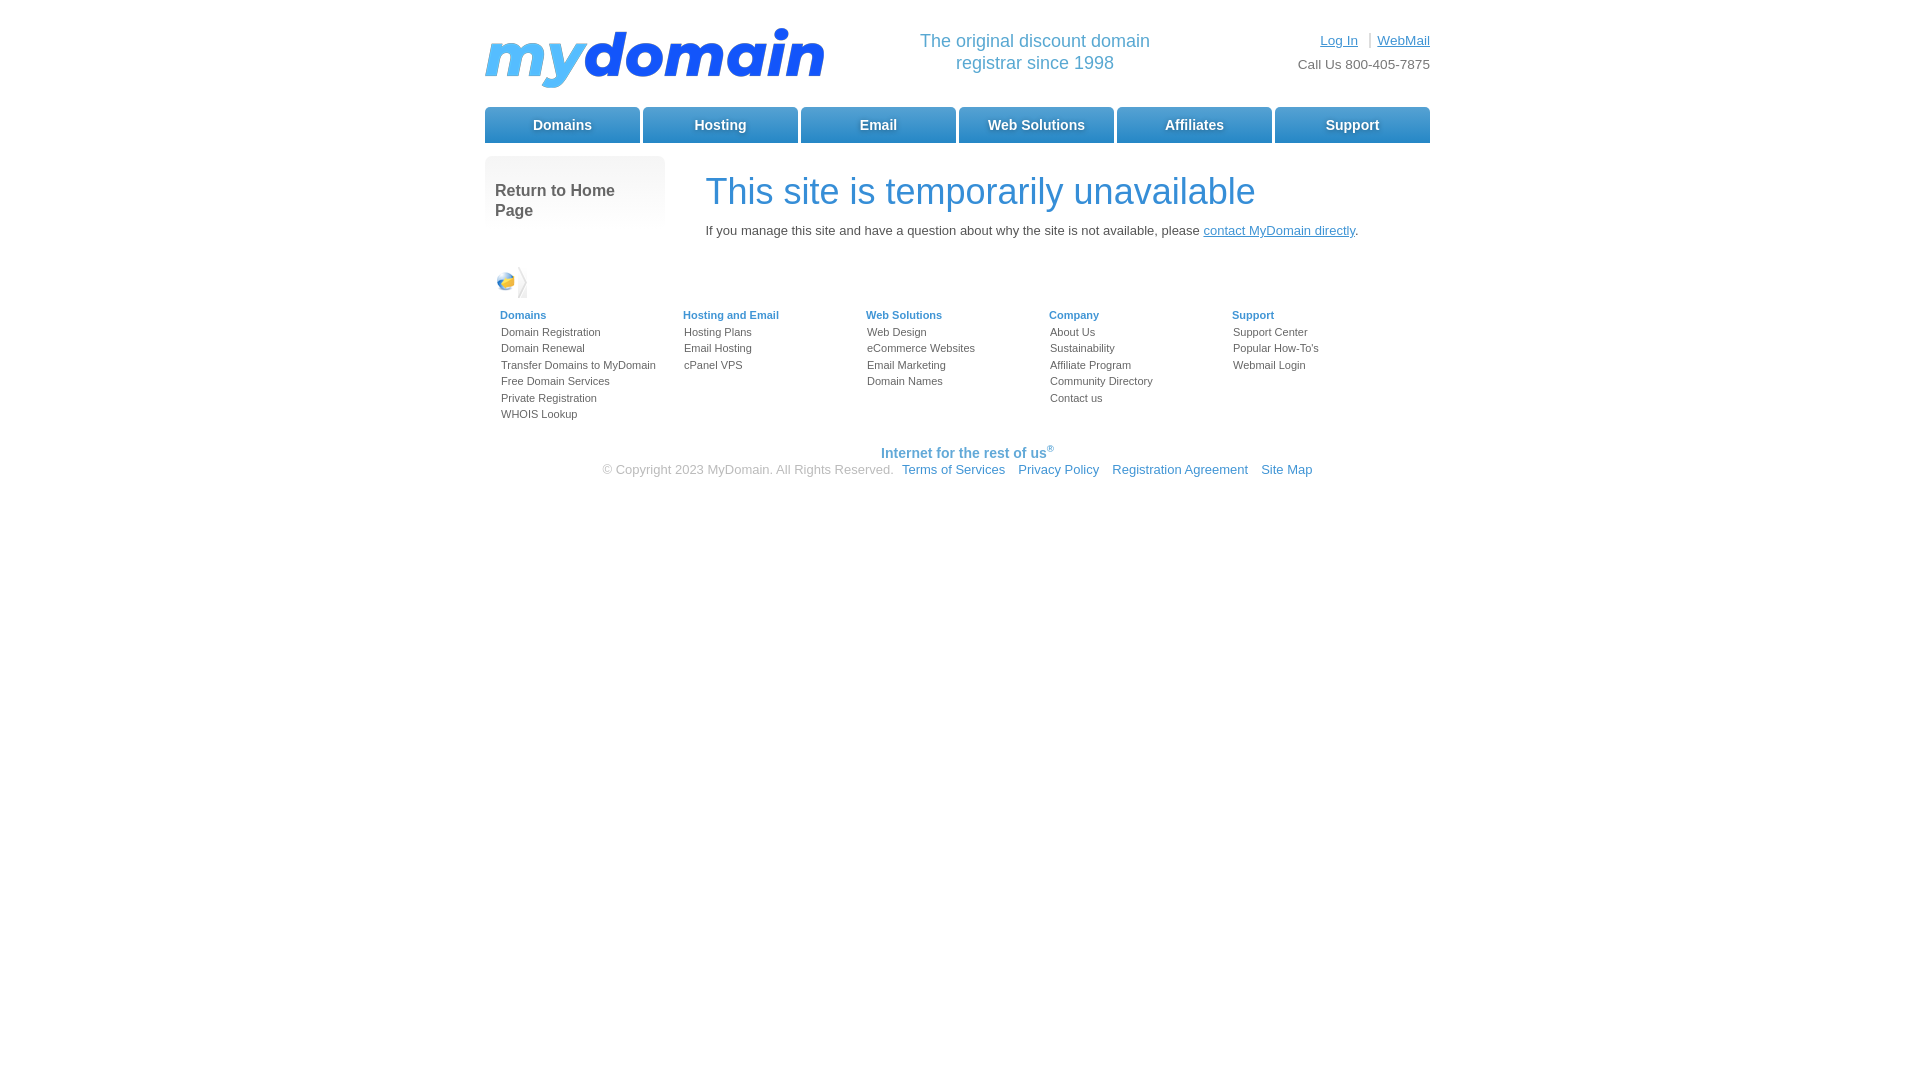 Image resolution: width=1920 pixels, height=1080 pixels. I want to click on 'Community Directory', so click(1049, 381).